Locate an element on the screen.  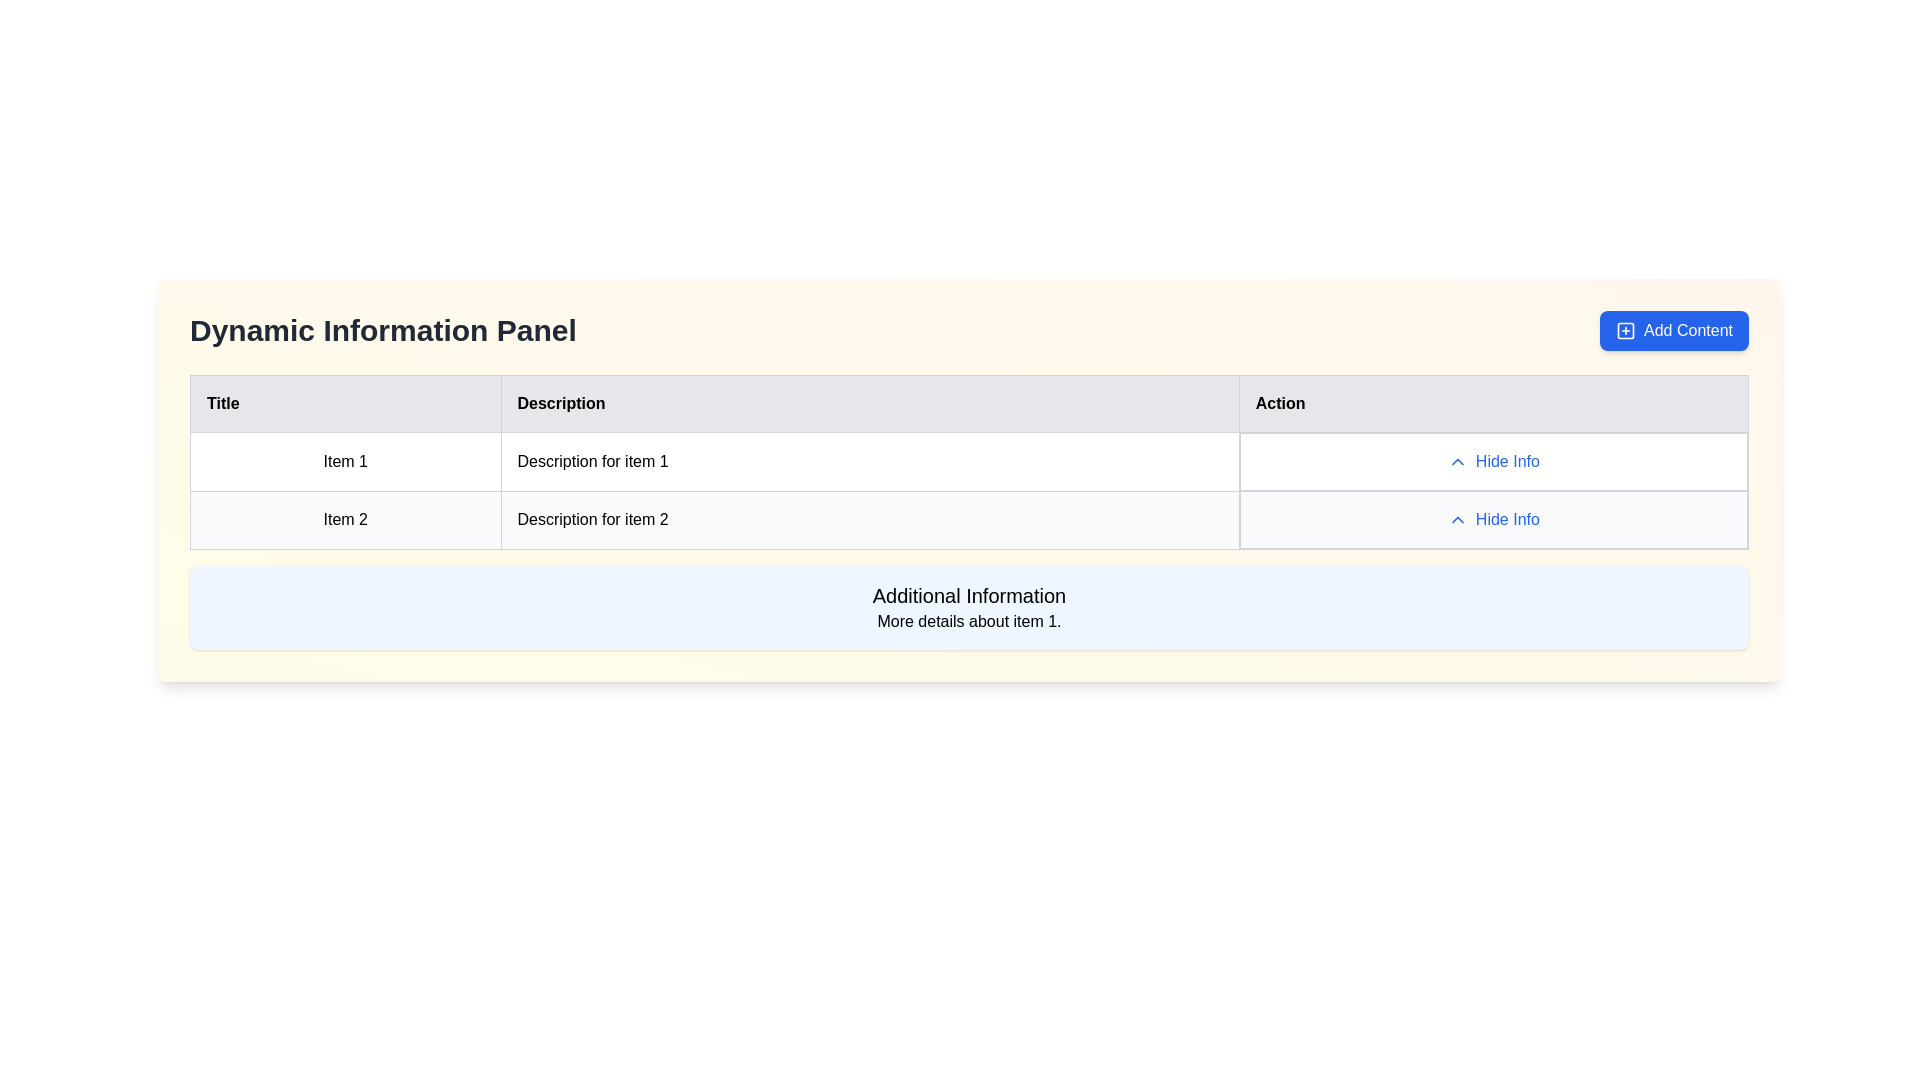
the Text label that serves as the title for the first item in the table under the 'Title' column is located at coordinates (345, 461).